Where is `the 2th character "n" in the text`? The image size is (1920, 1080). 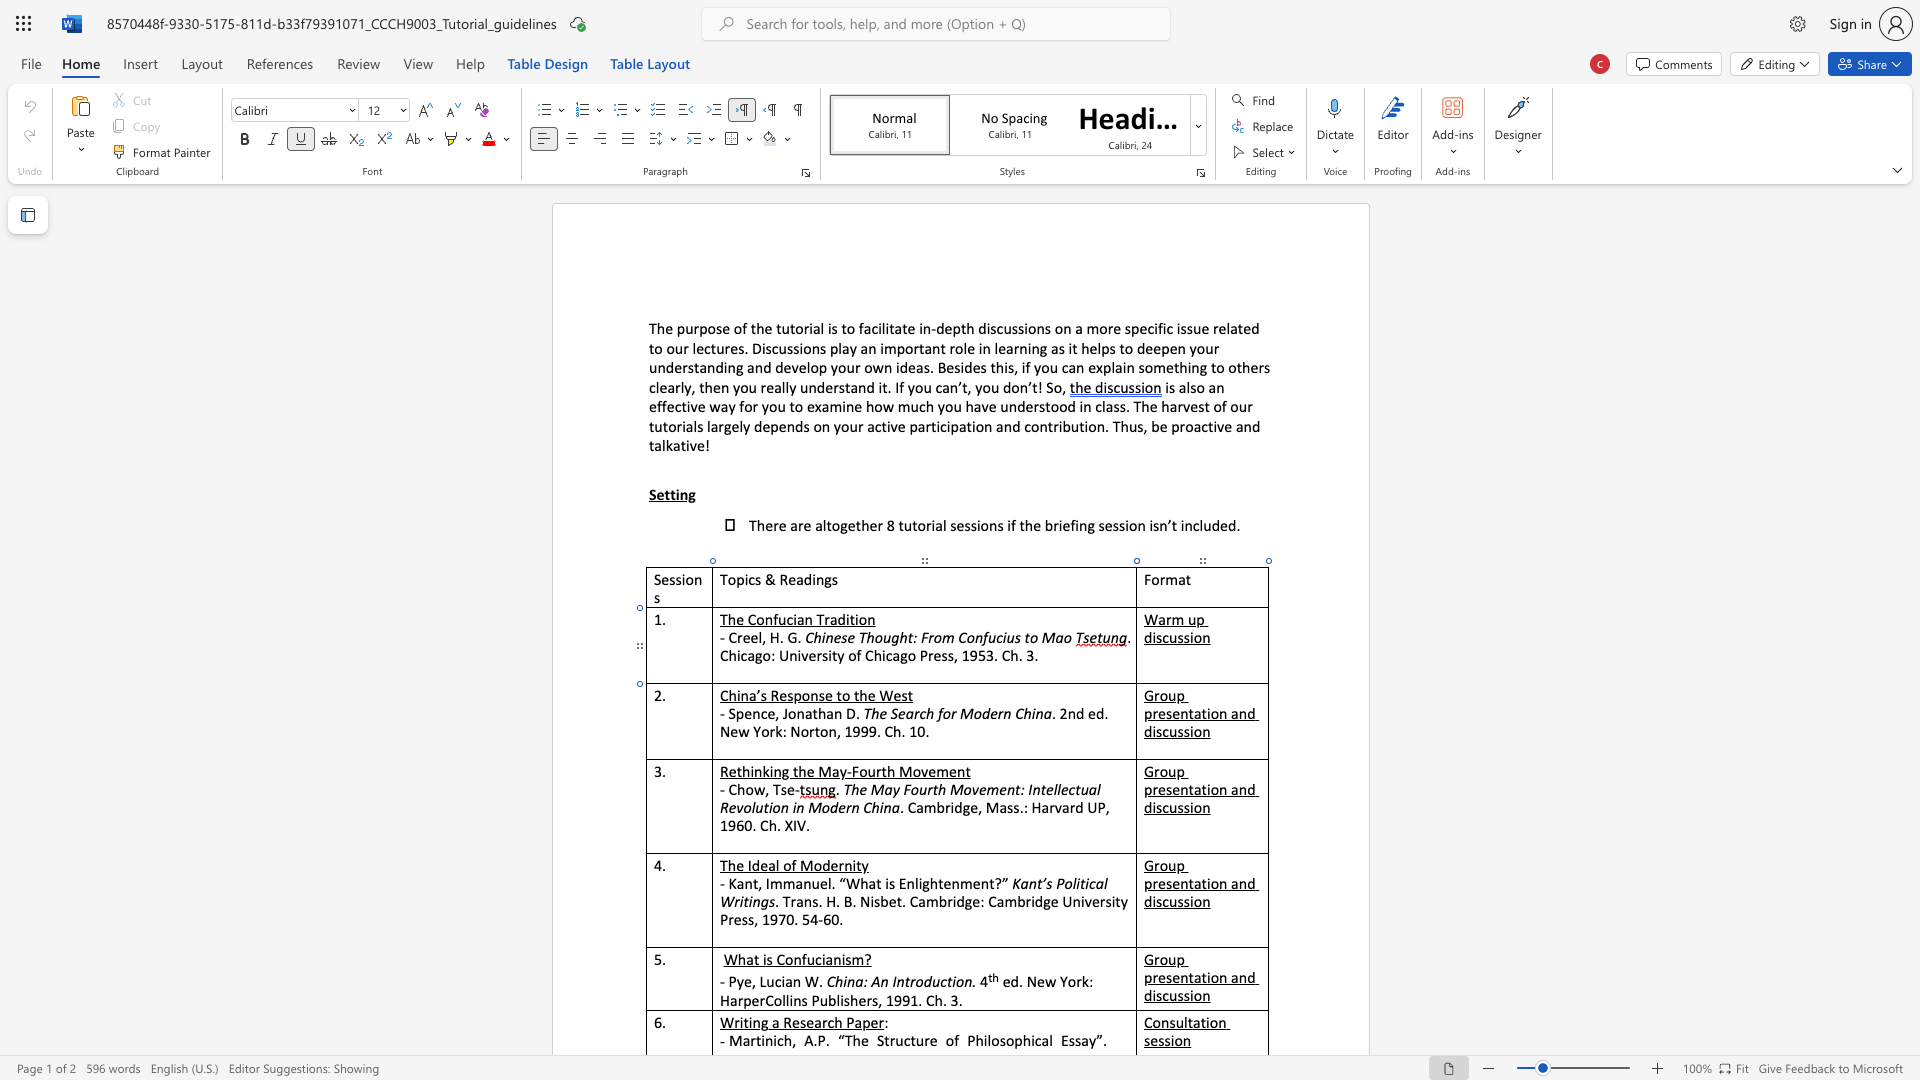 the 2th character "n" in the text is located at coordinates (814, 694).